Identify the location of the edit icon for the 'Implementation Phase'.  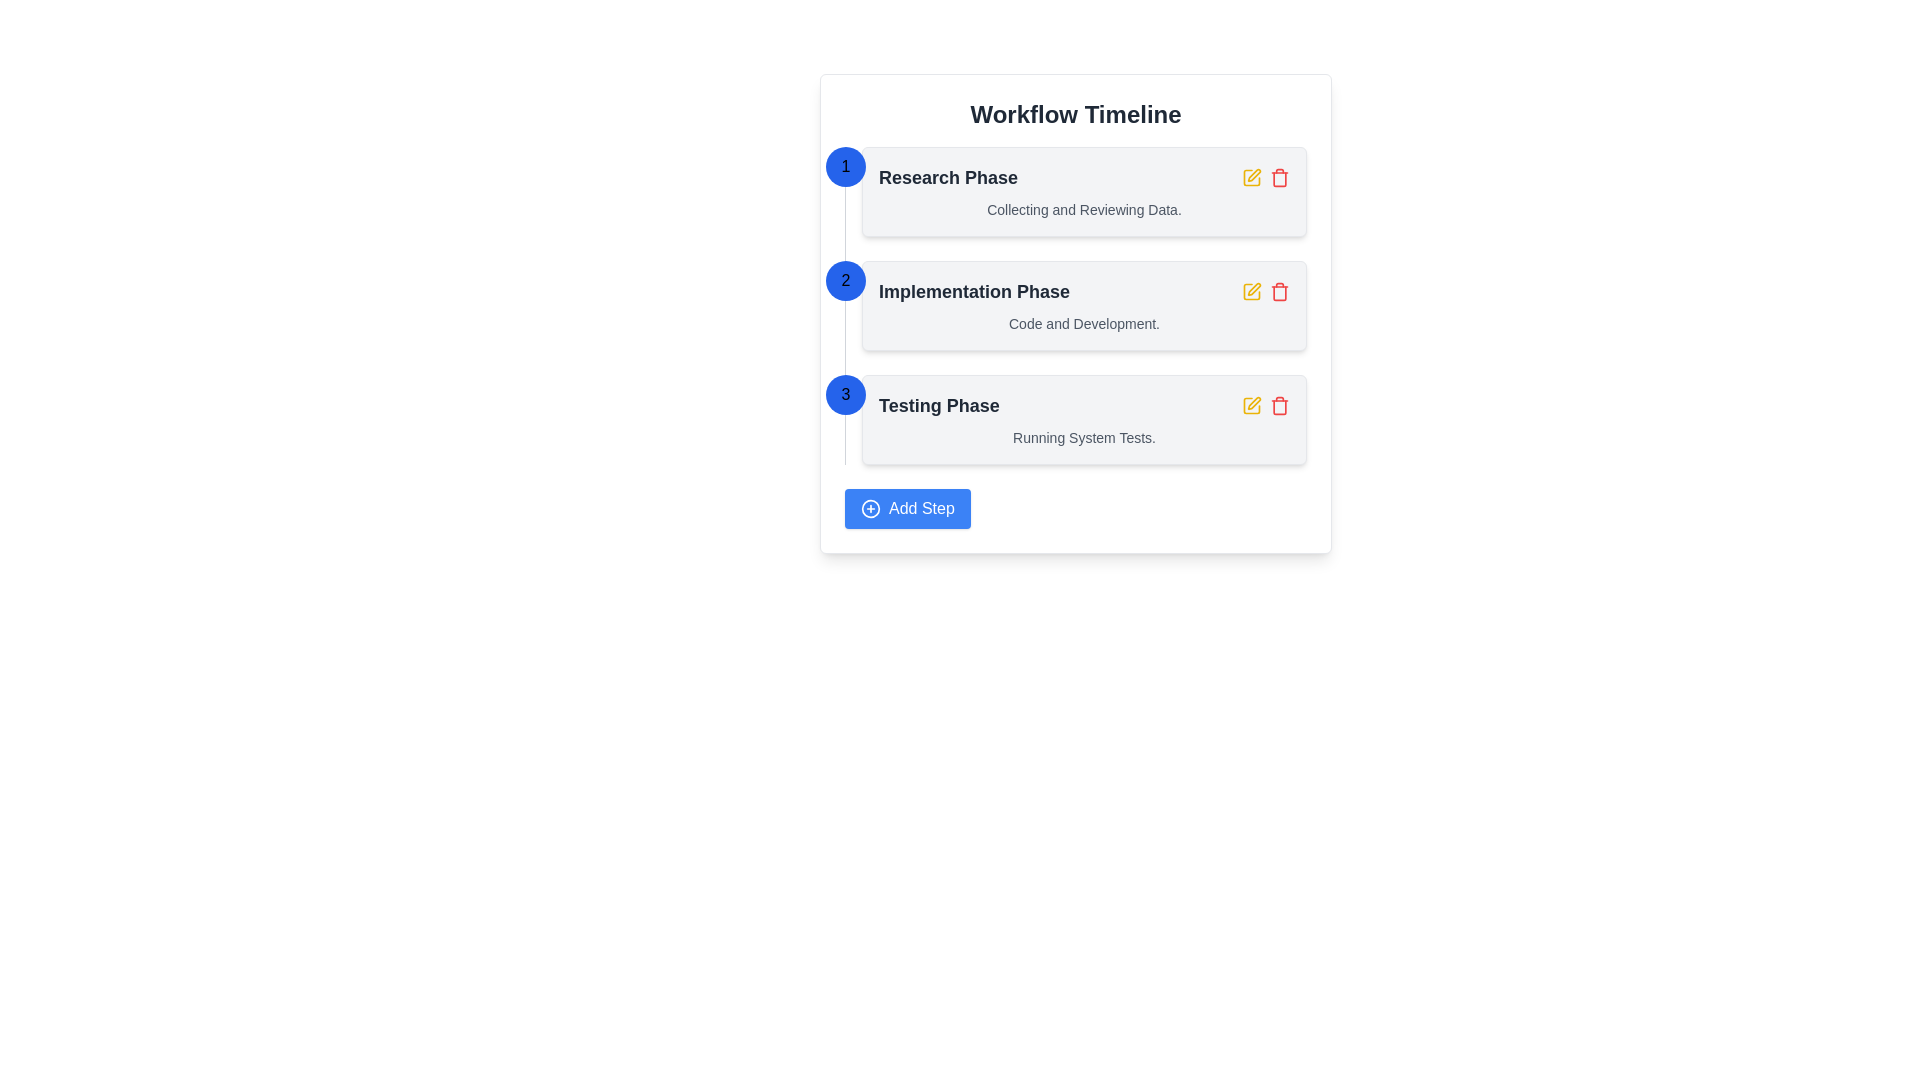
(1251, 176).